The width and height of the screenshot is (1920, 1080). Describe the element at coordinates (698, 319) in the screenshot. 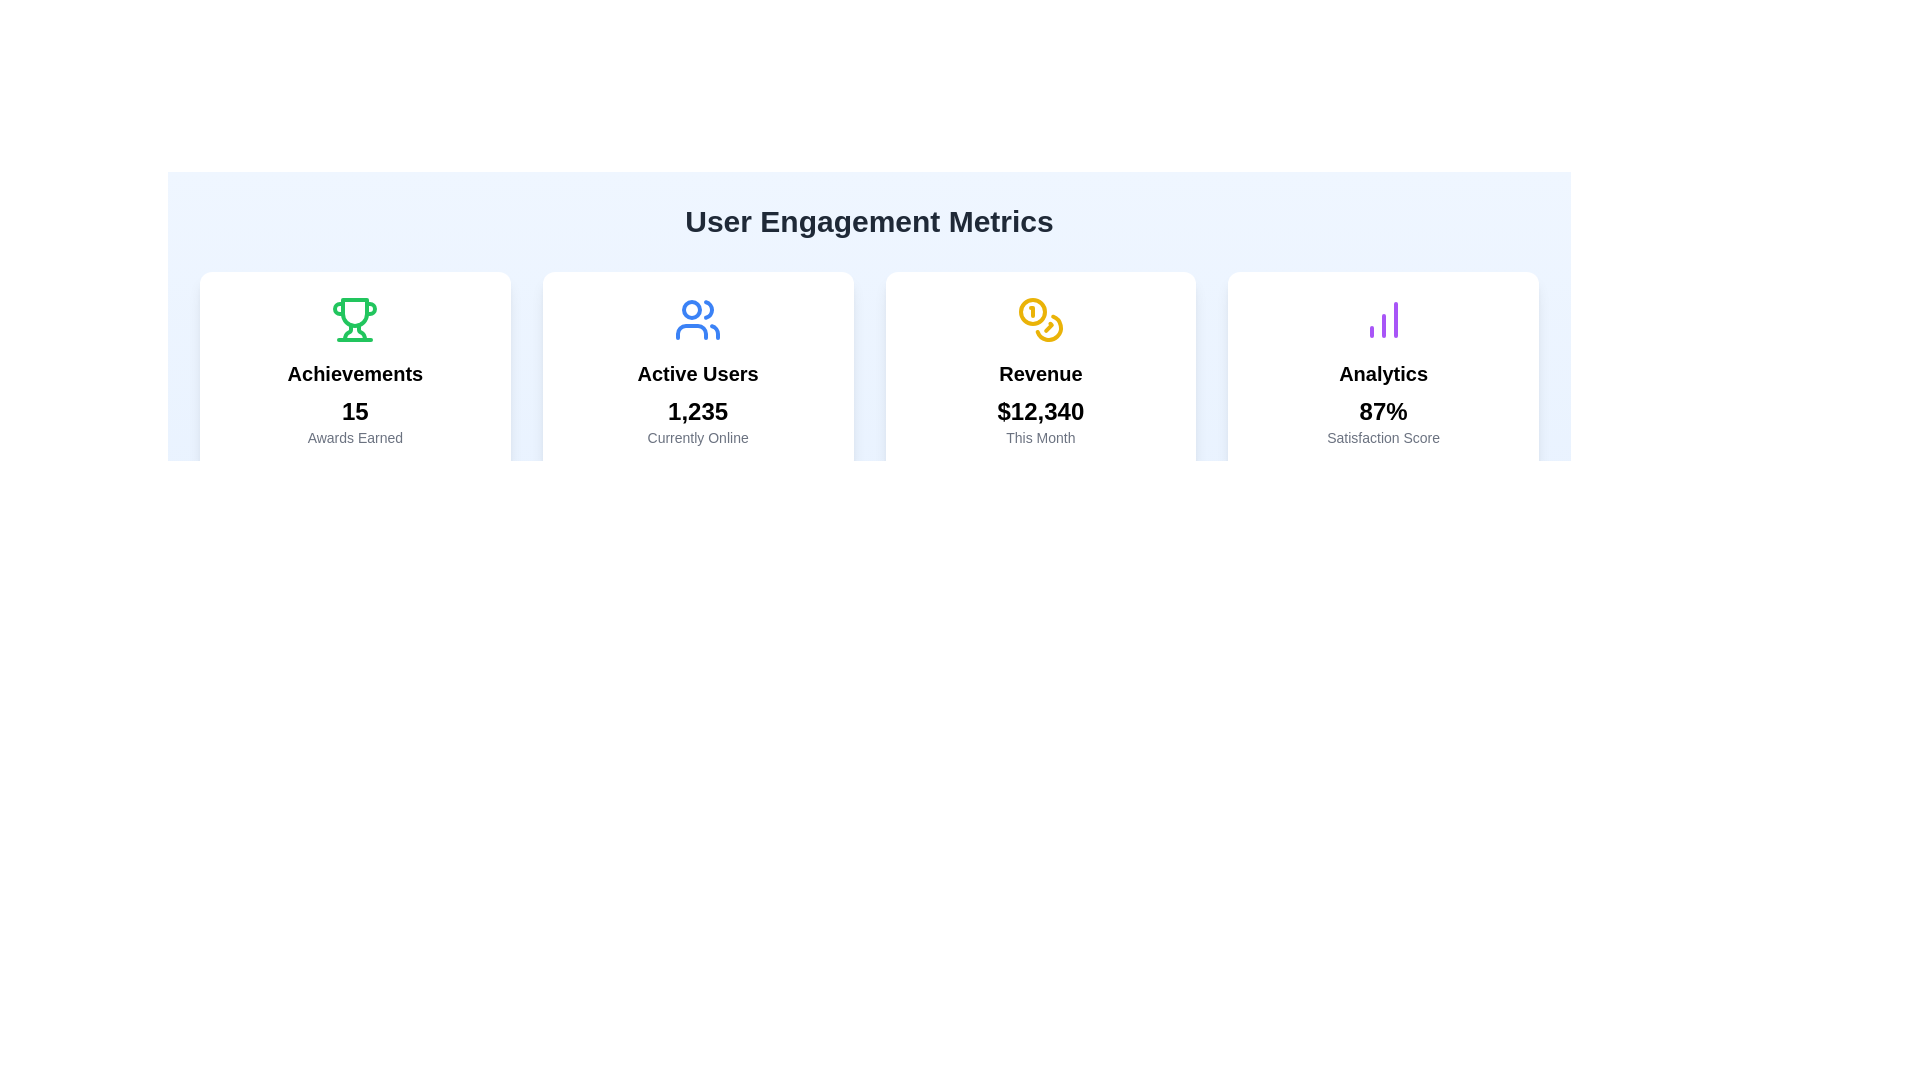

I see `the SVG icon representing two stylized people in outline, which is bright blue and located above the 'Active Users' title in the second card under 'User Engagement Metrics'` at that location.